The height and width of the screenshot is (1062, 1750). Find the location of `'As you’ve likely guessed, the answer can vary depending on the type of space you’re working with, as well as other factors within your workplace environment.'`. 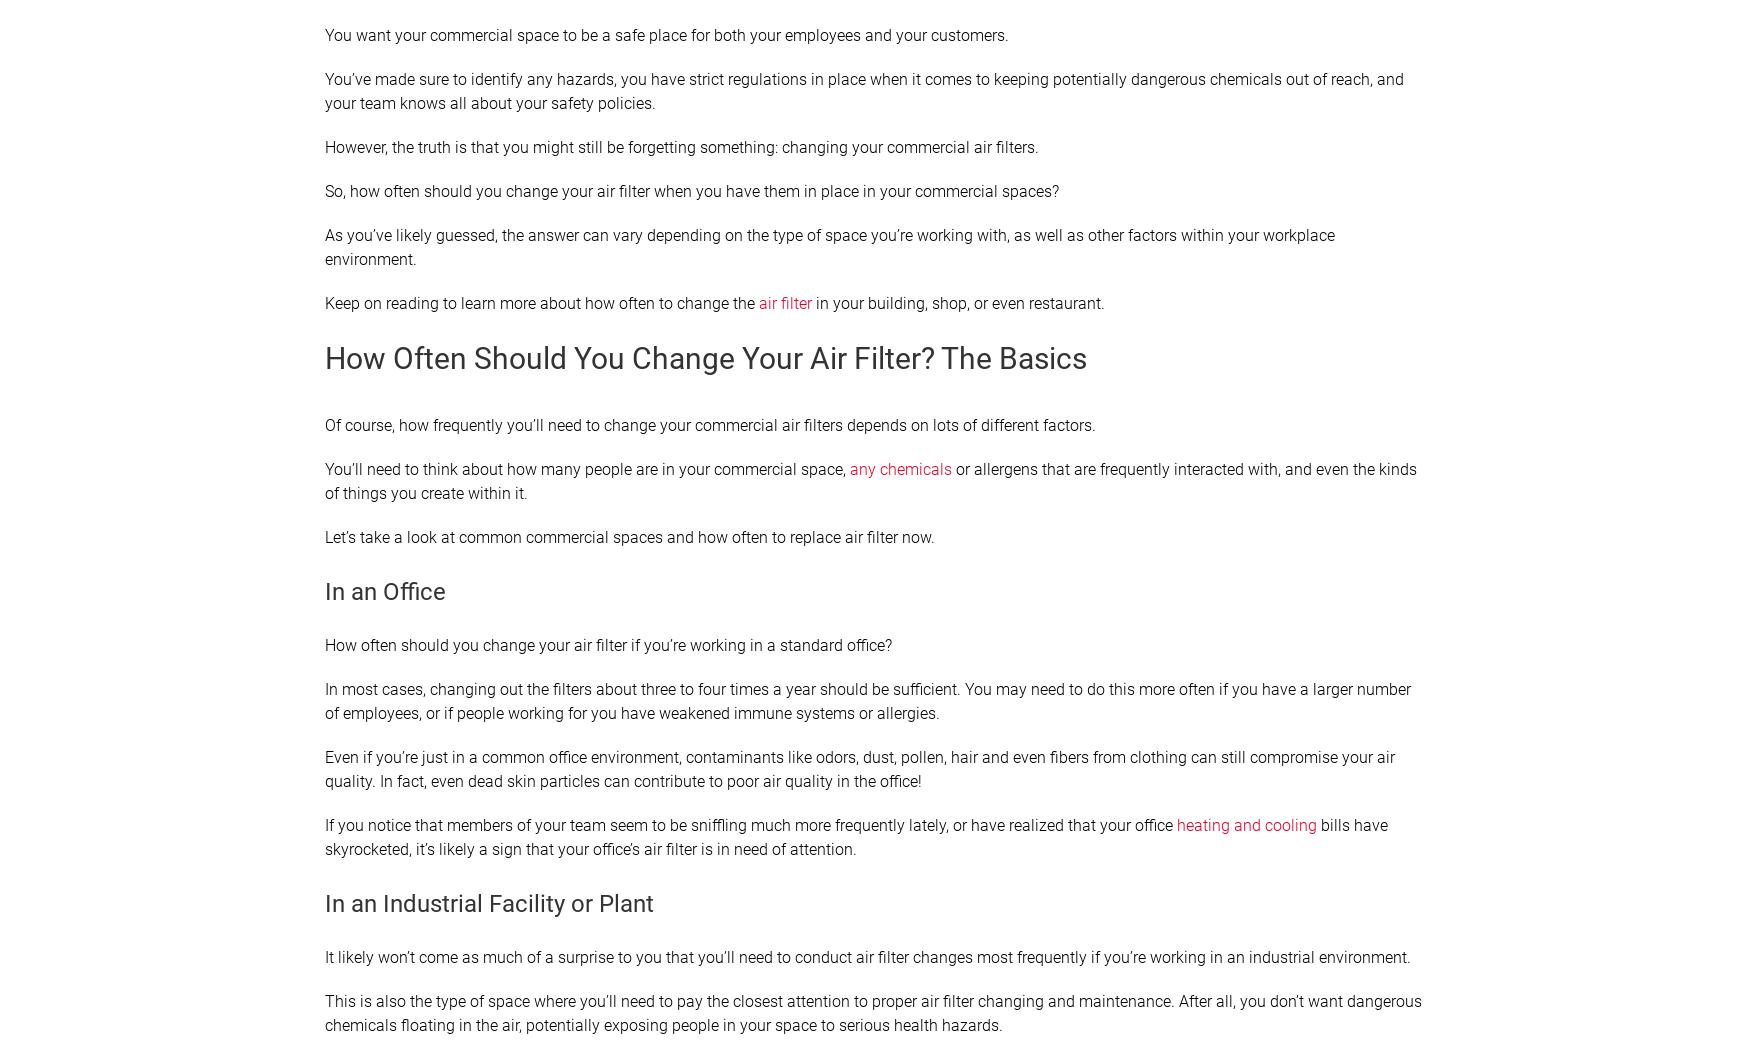

'As you’ve likely guessed, the answer can vary depending on the type of space you’re working with, as well as other factors within your workplace environment.' is located at coordinates (830, 247).